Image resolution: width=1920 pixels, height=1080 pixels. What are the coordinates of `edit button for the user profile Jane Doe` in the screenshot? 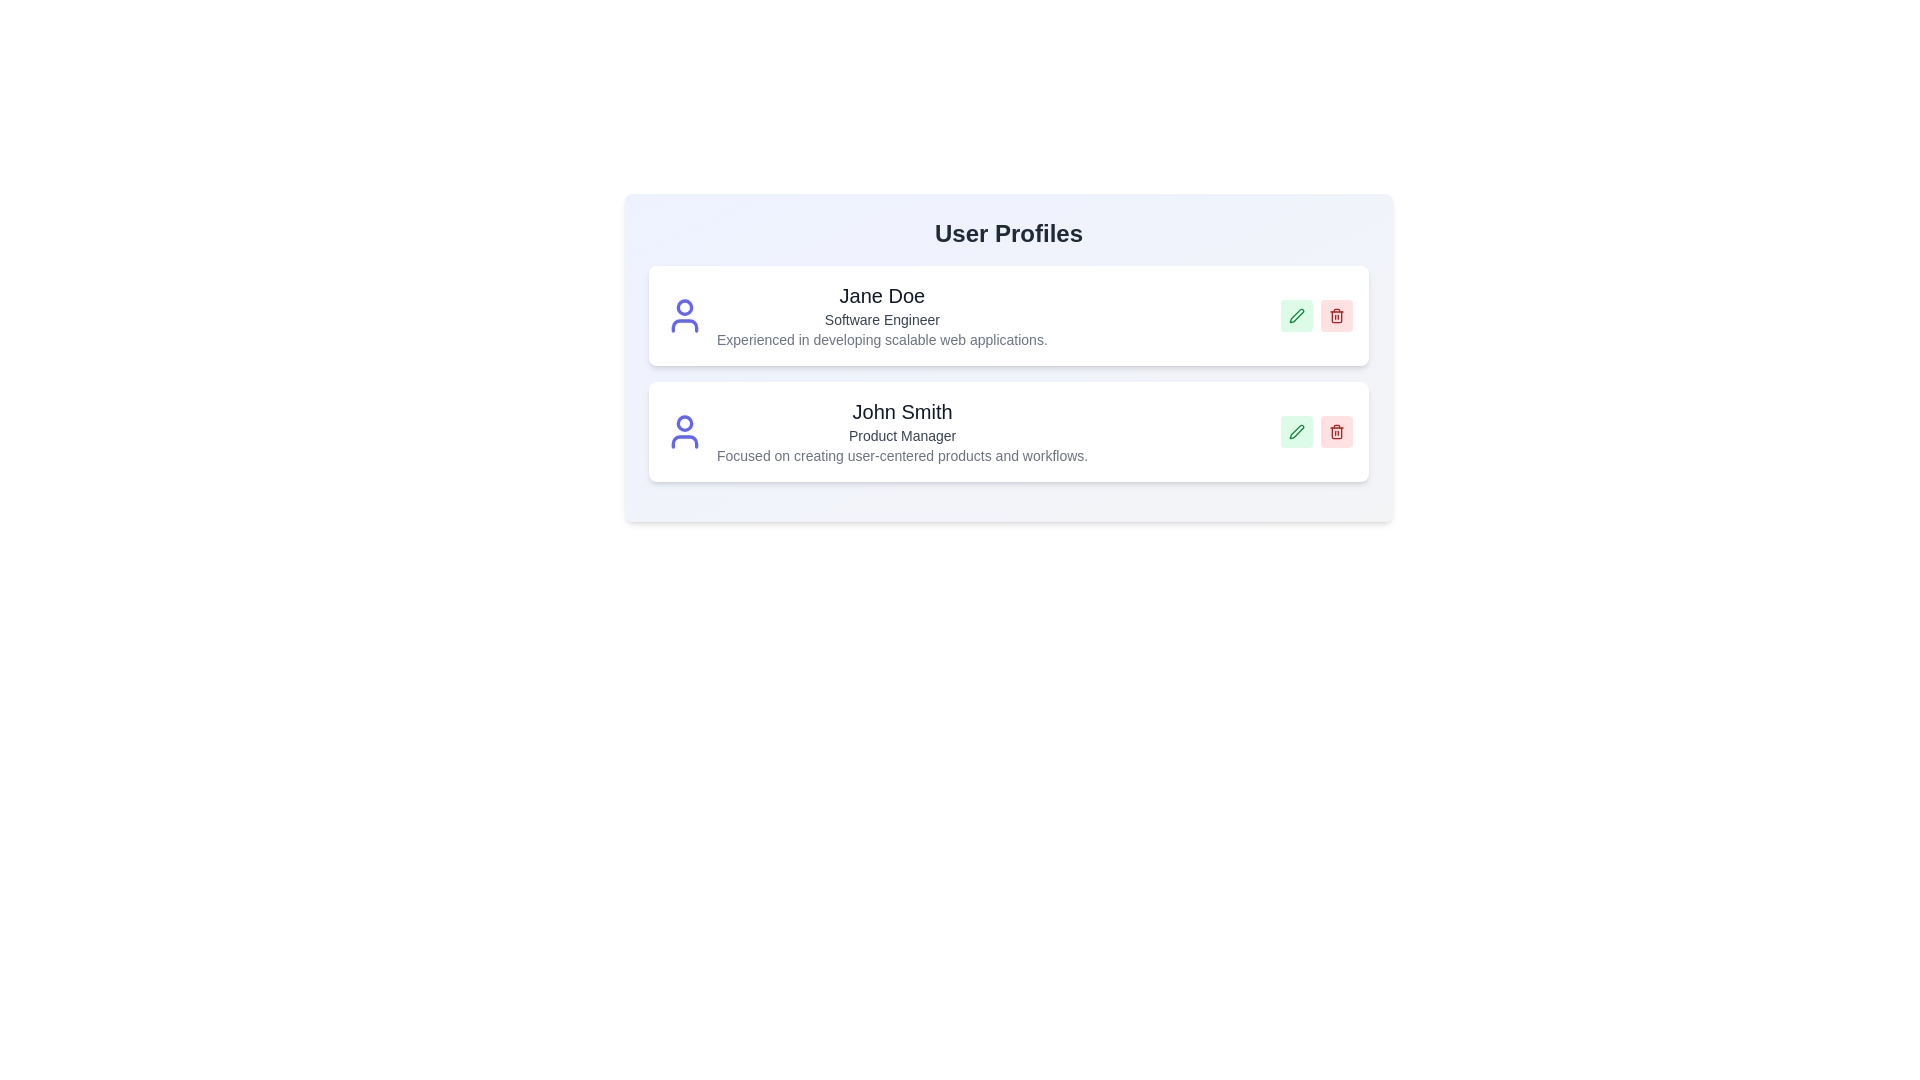 It's located at (1296, 315).